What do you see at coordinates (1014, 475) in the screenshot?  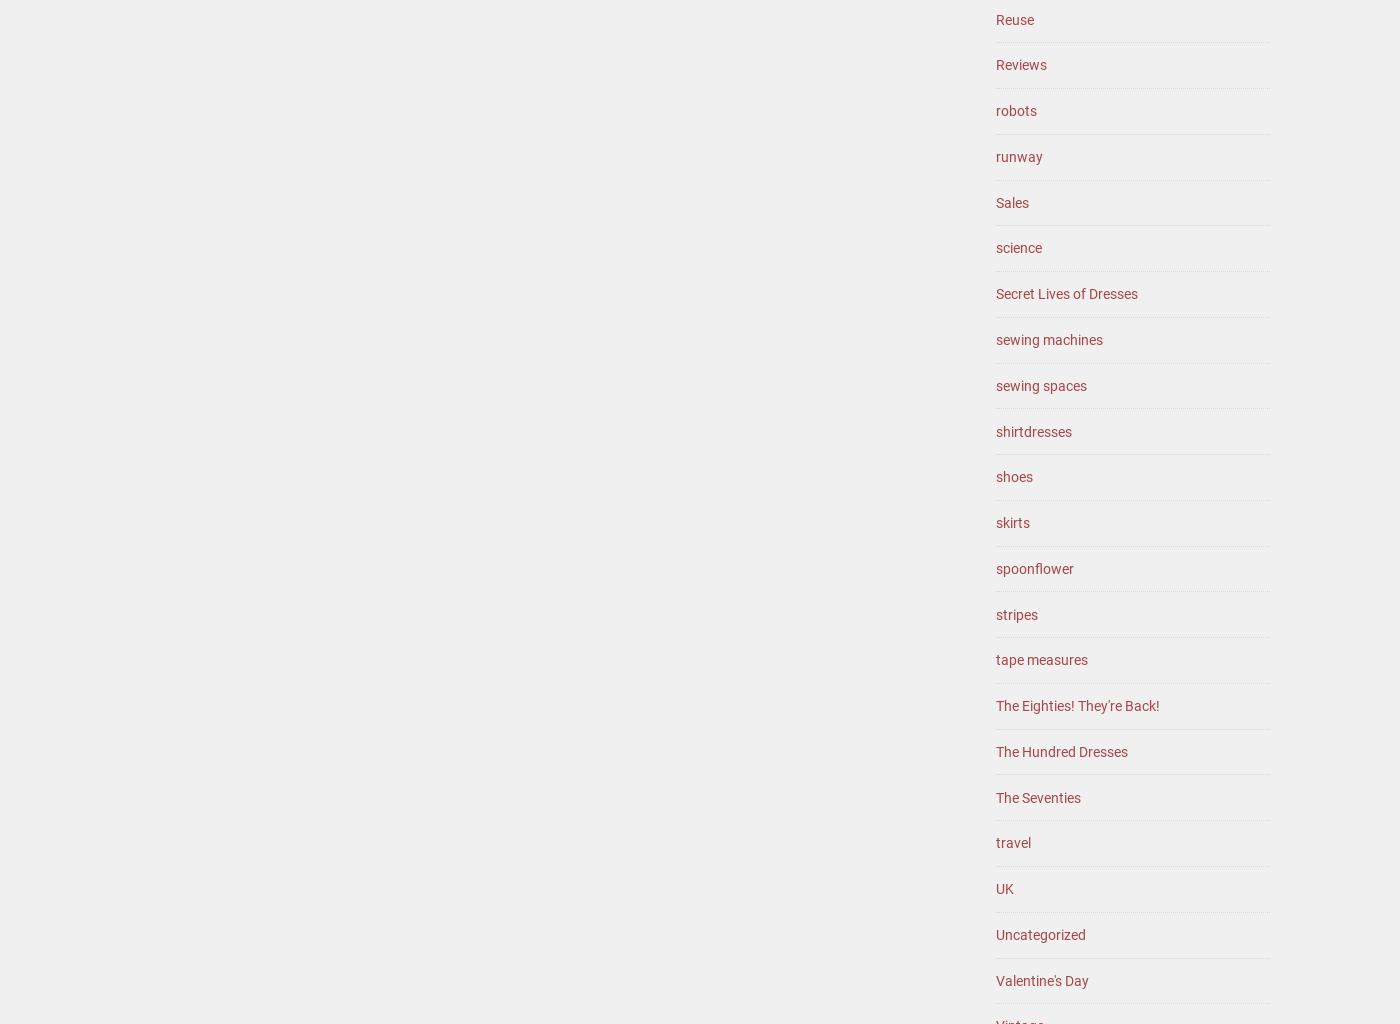 I see `'shoes'` at bounding box center [1014, 475].